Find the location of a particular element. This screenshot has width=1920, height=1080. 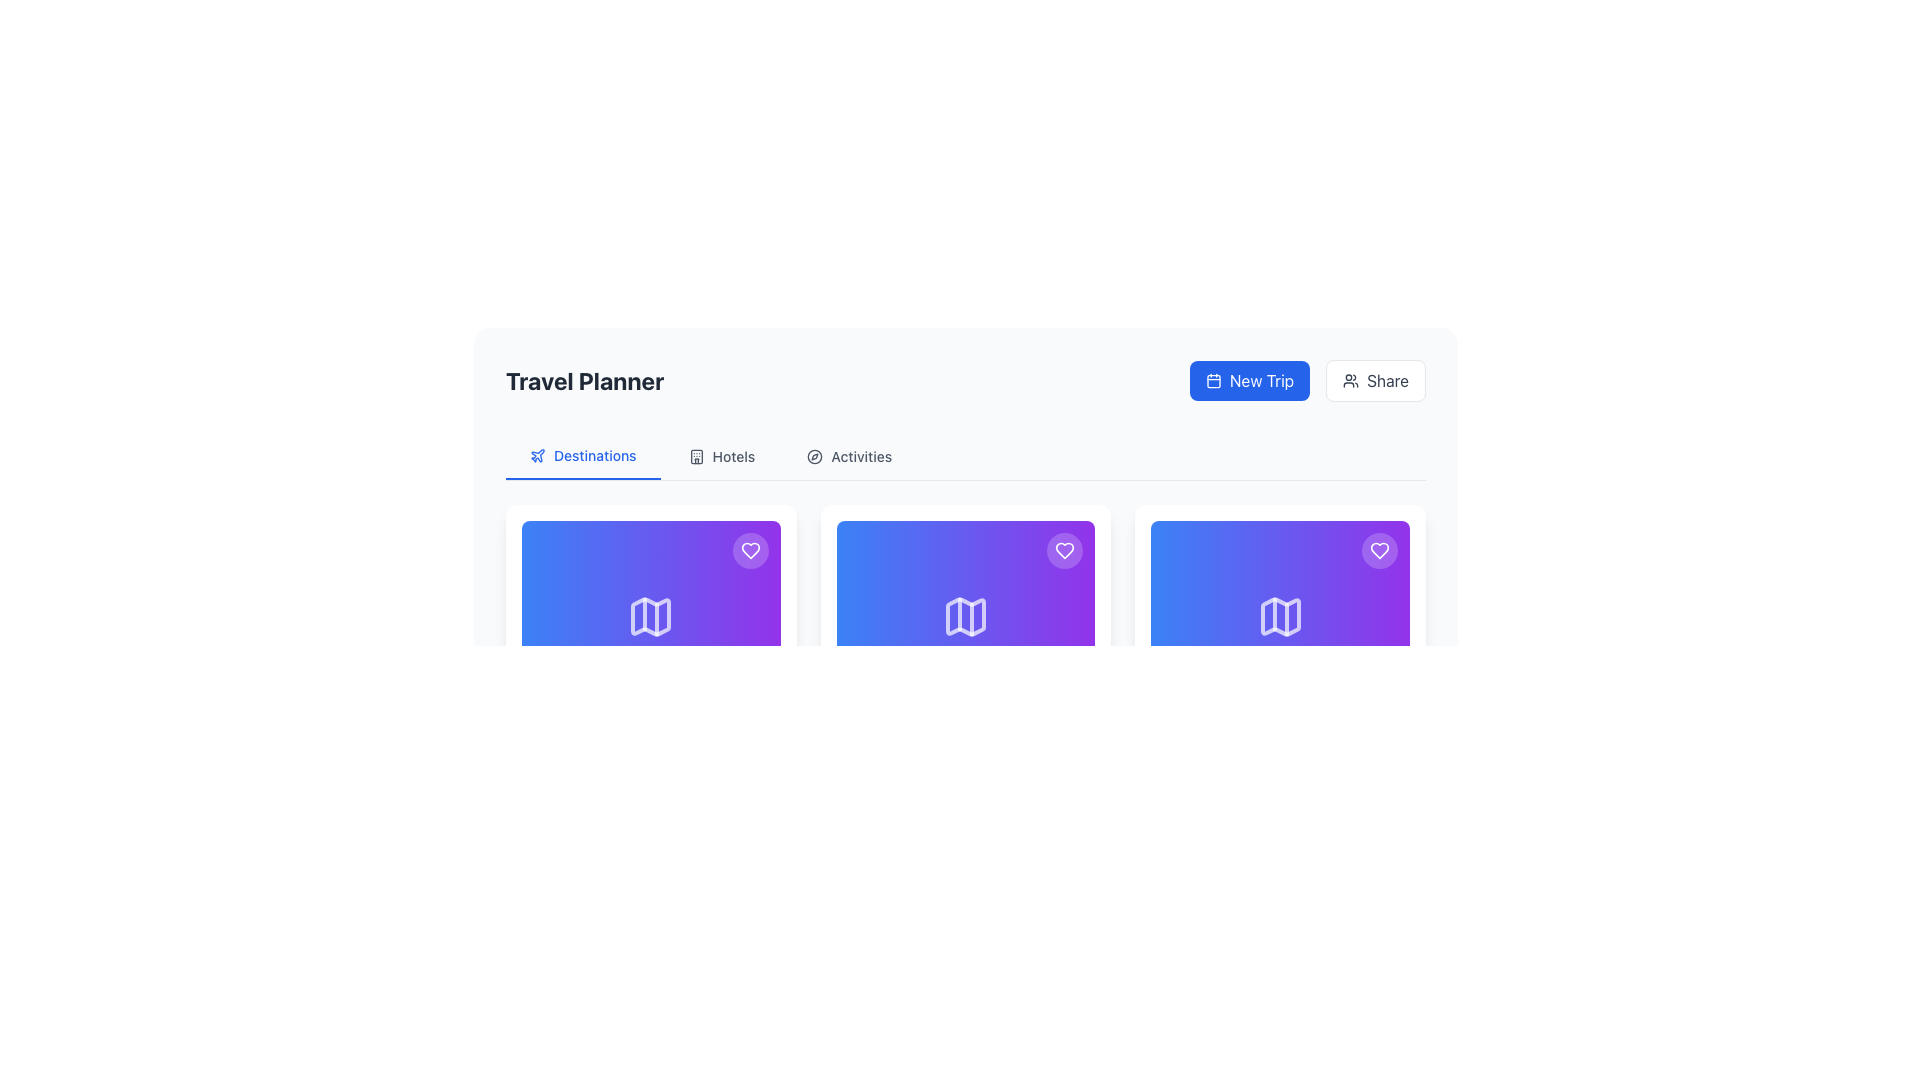

the stylized map icon located in the center of the second card under the 'Destinations' tab is located at coordinates (965, 616).